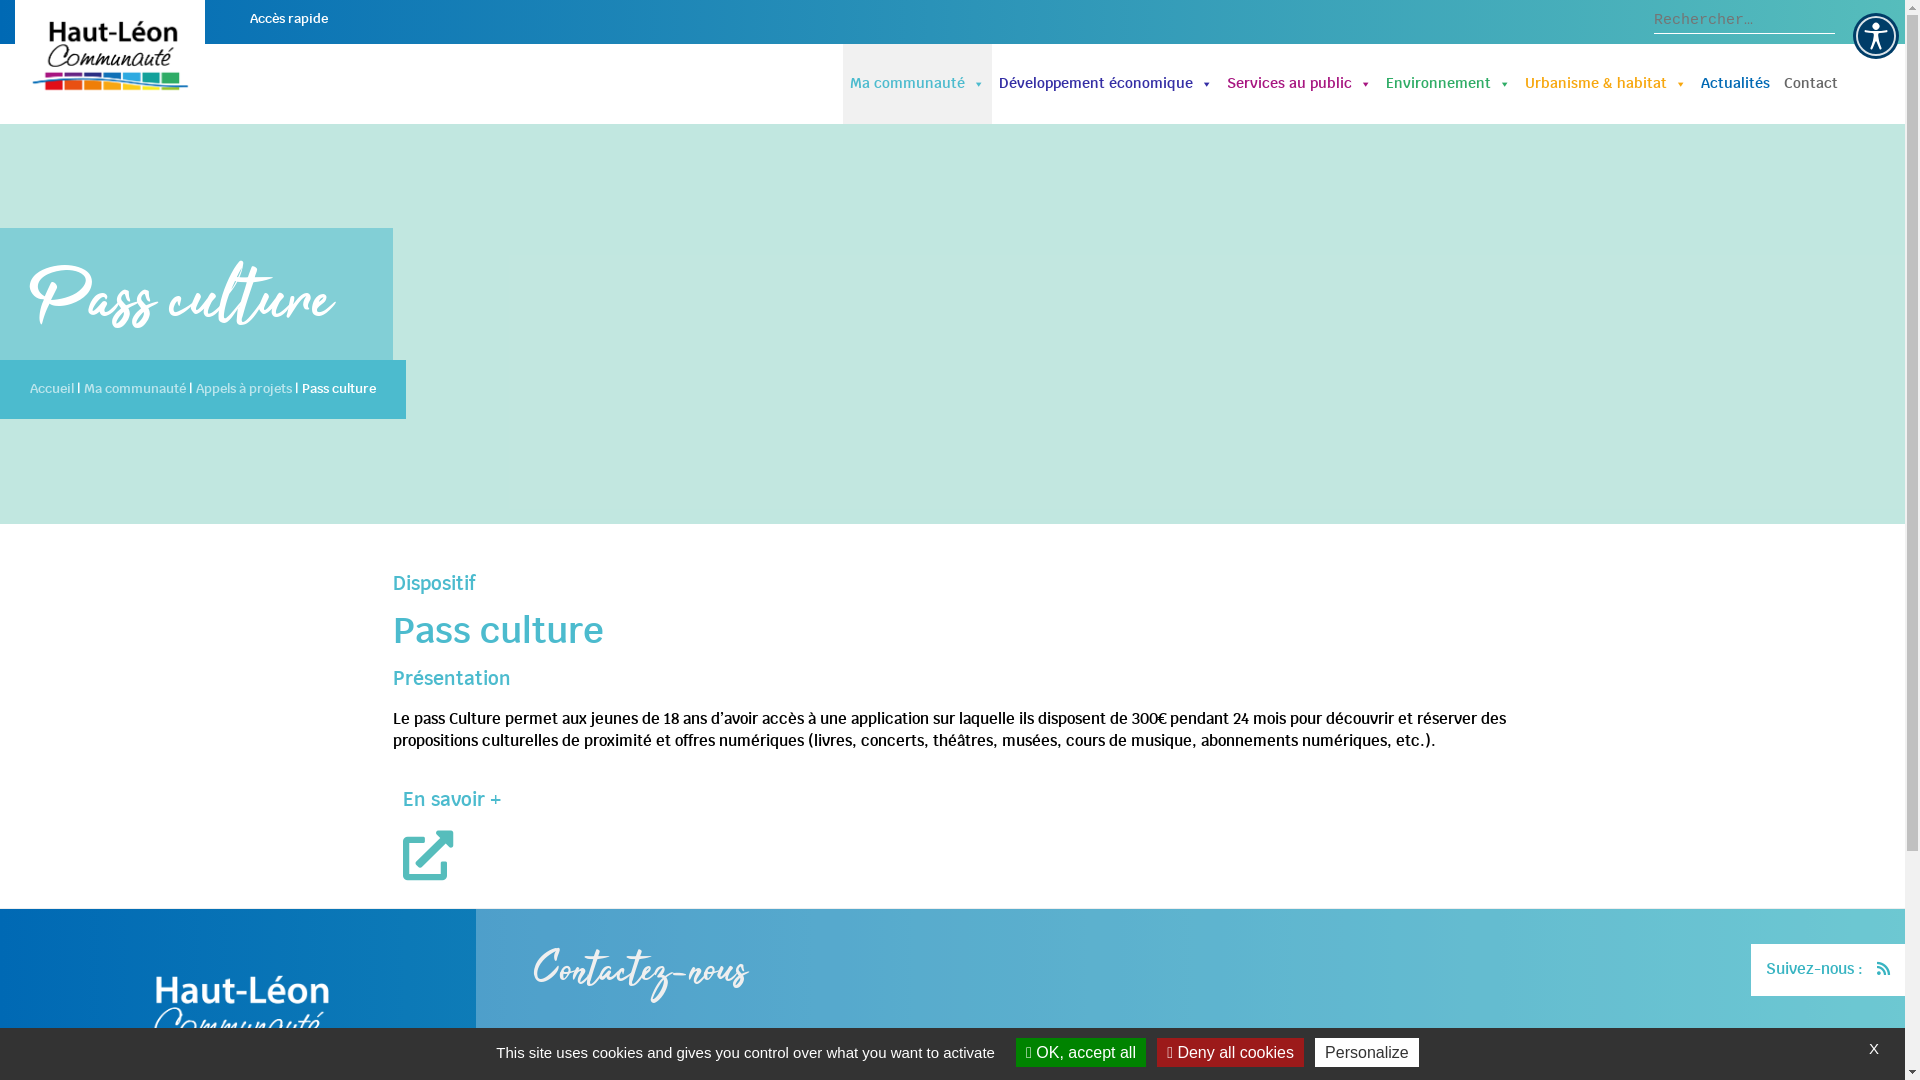  What do you see at coordinates (1810, 83) in the screenshot?
I see `'Contact'` at bounding box center [1810, 83].